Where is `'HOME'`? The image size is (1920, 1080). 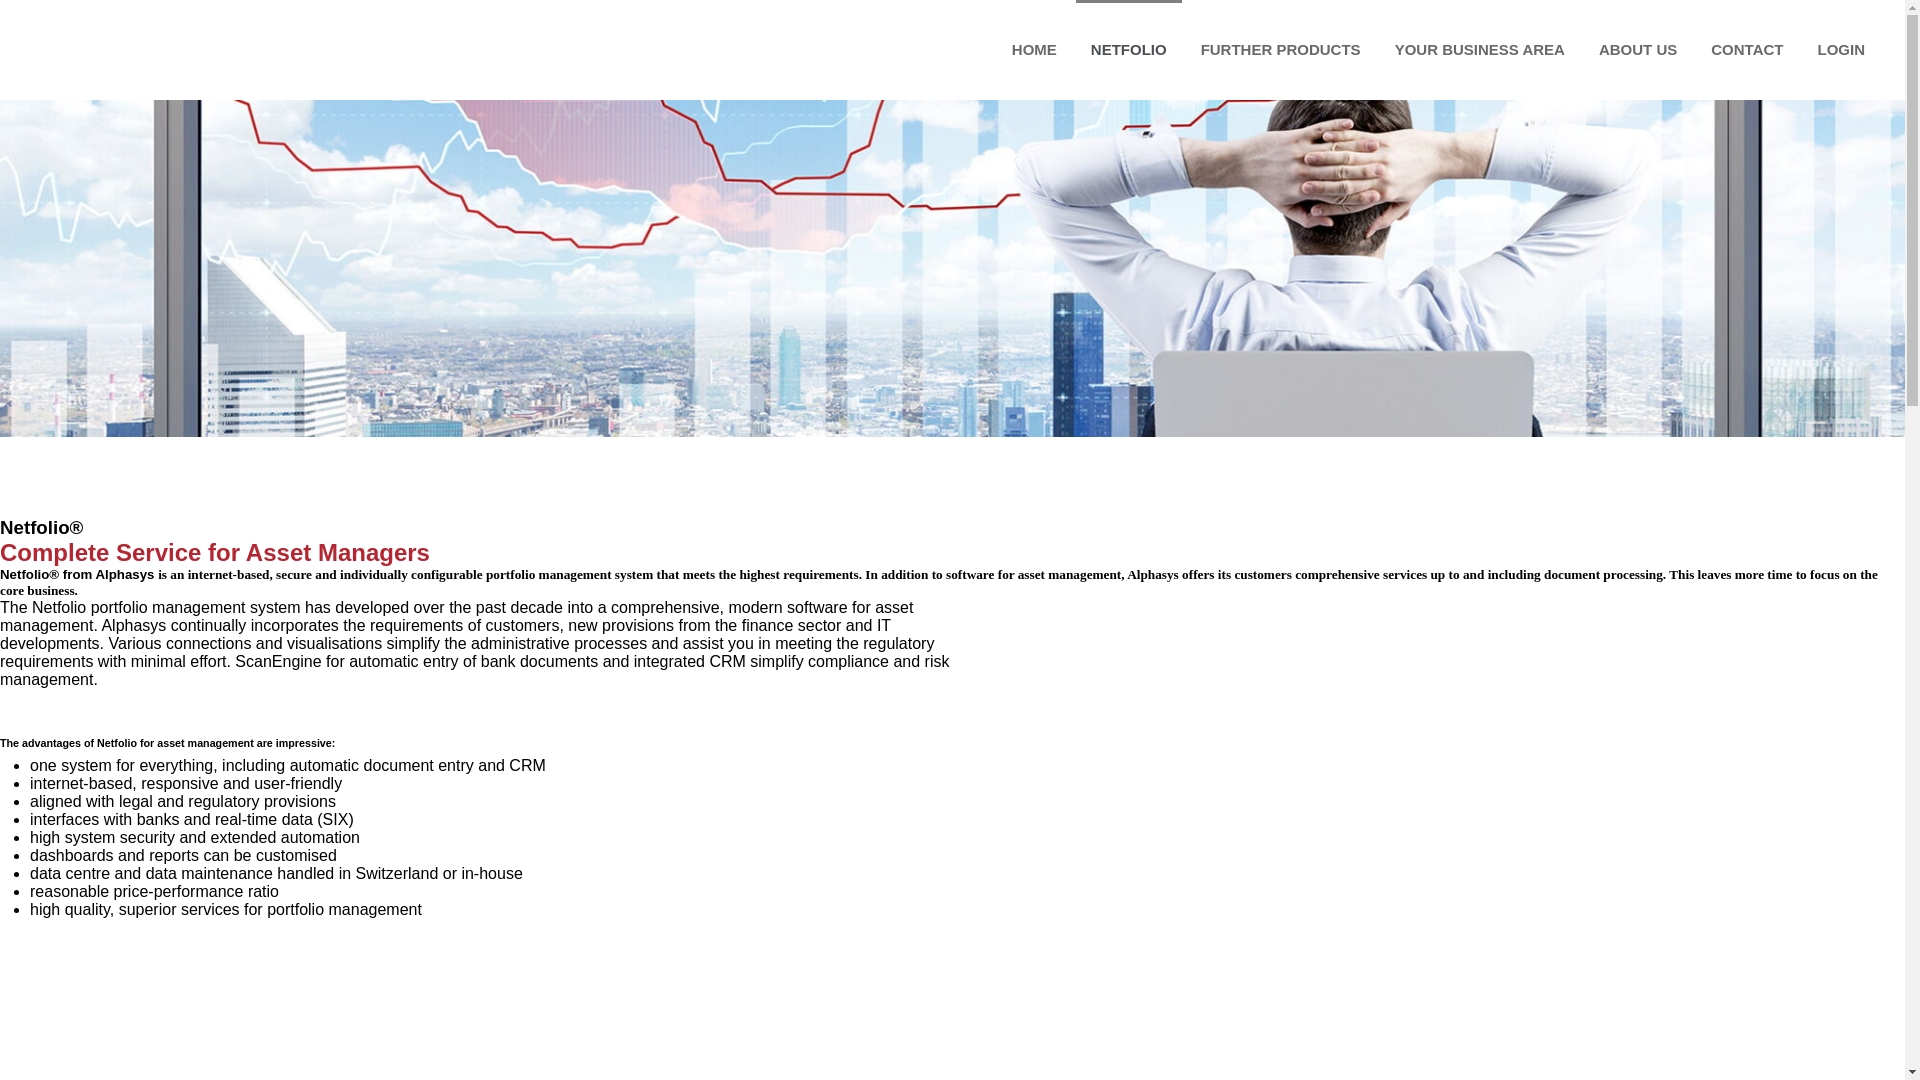
'HOME' is located at coordinates (1034, 49).